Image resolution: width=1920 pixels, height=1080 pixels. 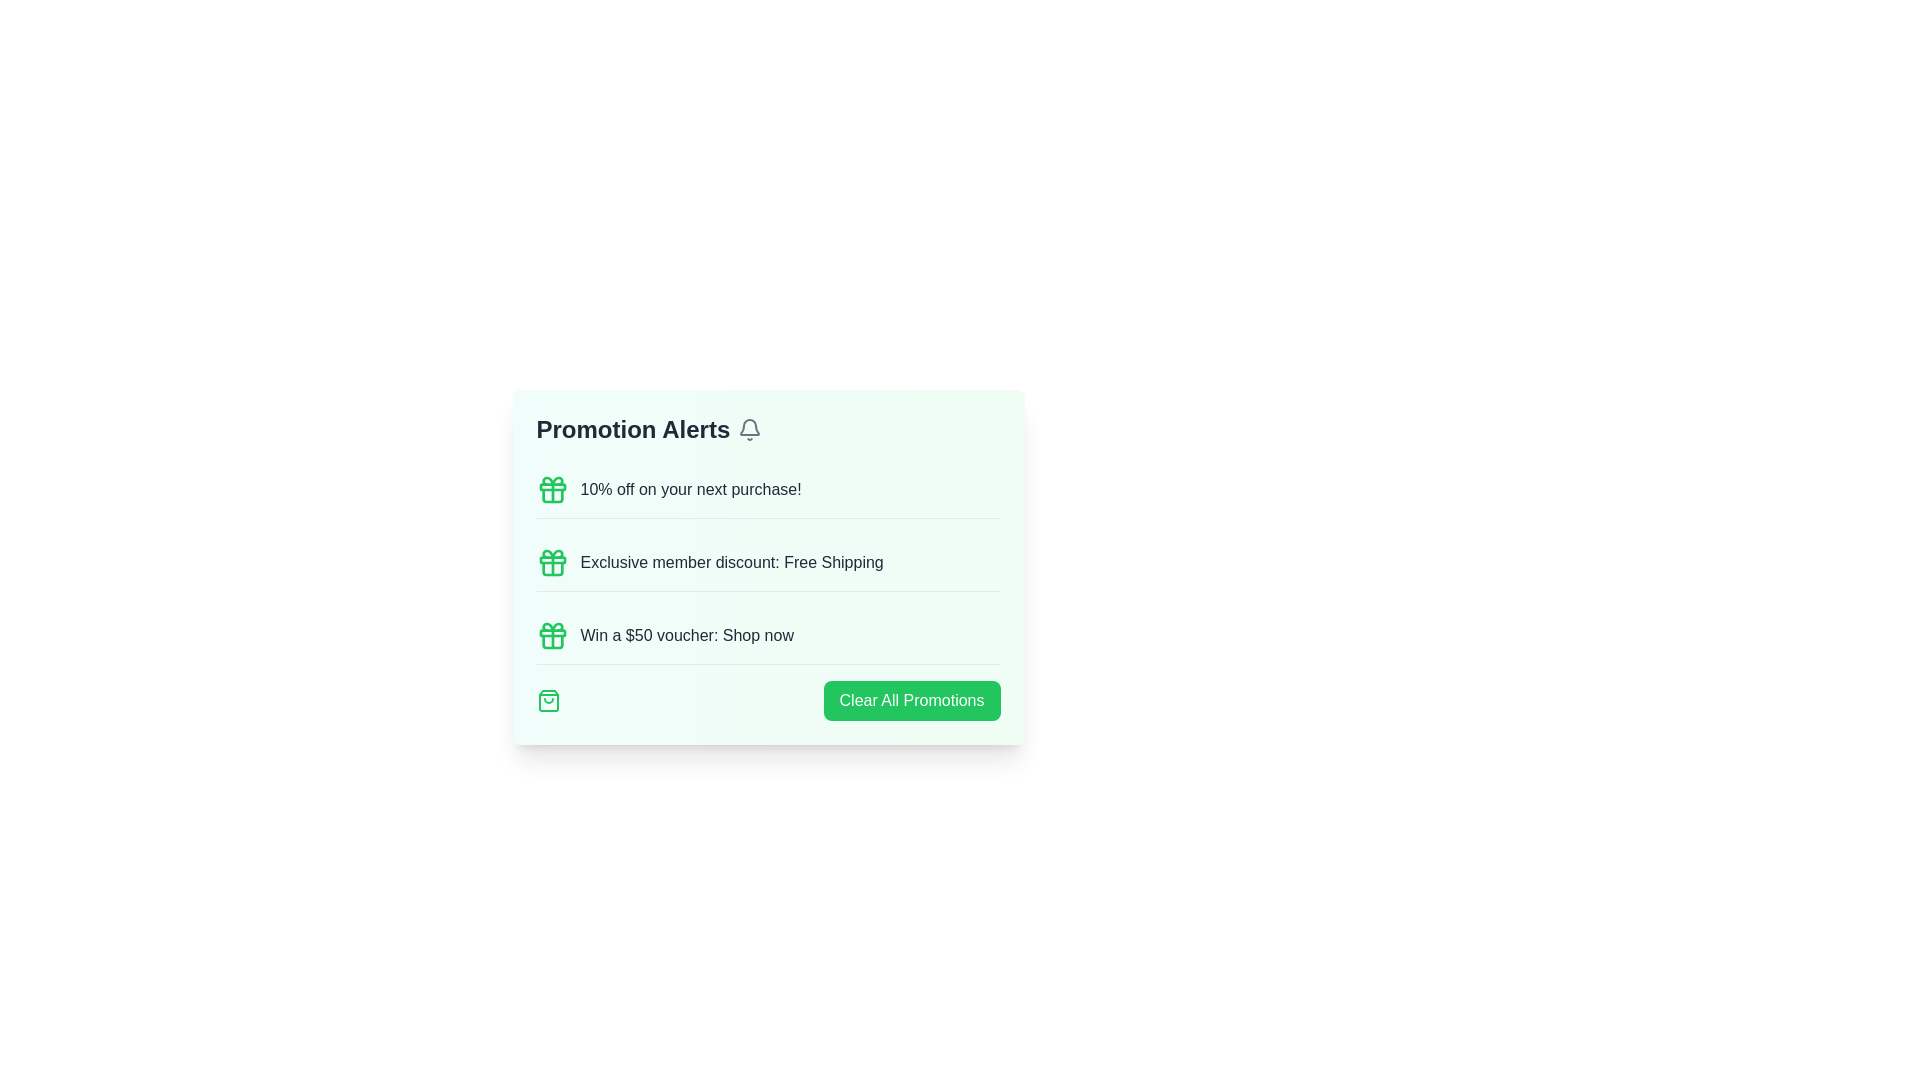 What do you see at coordinates (552, 563) in the screenshot?
I see `the promotion icon representing the 'Exclusive member discount: Free Shipping' text, located in the second row under 'Promotion Alerts'` at bounding box center [552, 563].